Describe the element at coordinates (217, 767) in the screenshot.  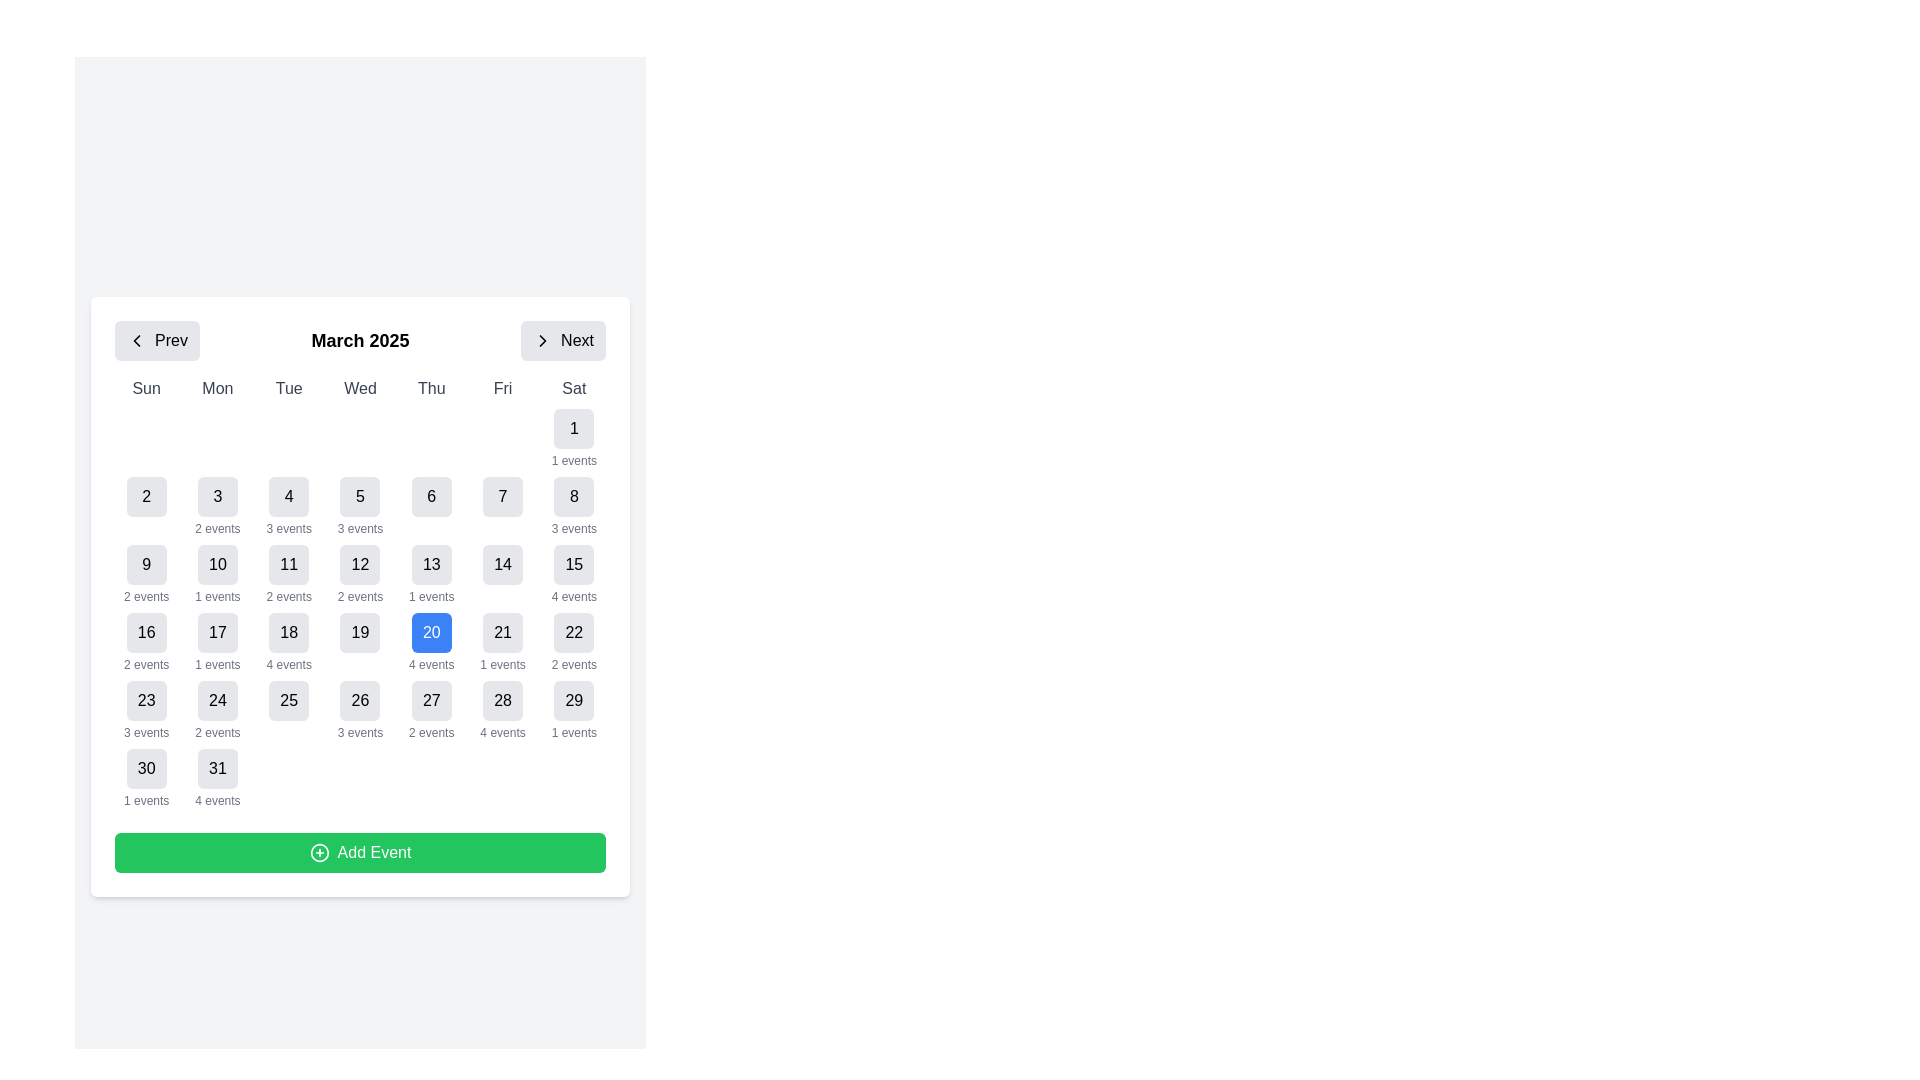
I see `the button representing the date '31' in the calendar` at that location.